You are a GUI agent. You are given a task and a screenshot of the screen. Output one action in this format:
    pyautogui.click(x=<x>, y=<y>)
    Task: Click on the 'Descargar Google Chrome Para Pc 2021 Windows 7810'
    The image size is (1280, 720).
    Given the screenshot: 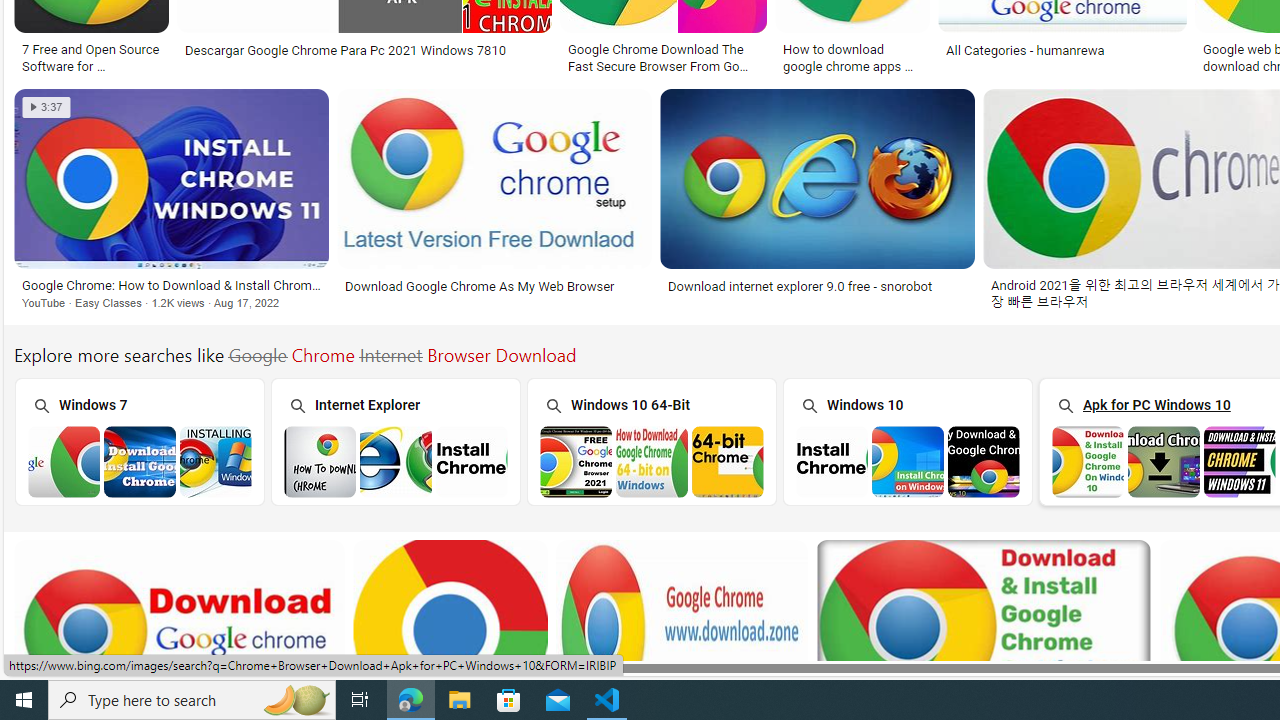 What is the action you would take?
    pyautogui.click(x=345, y=49)
    